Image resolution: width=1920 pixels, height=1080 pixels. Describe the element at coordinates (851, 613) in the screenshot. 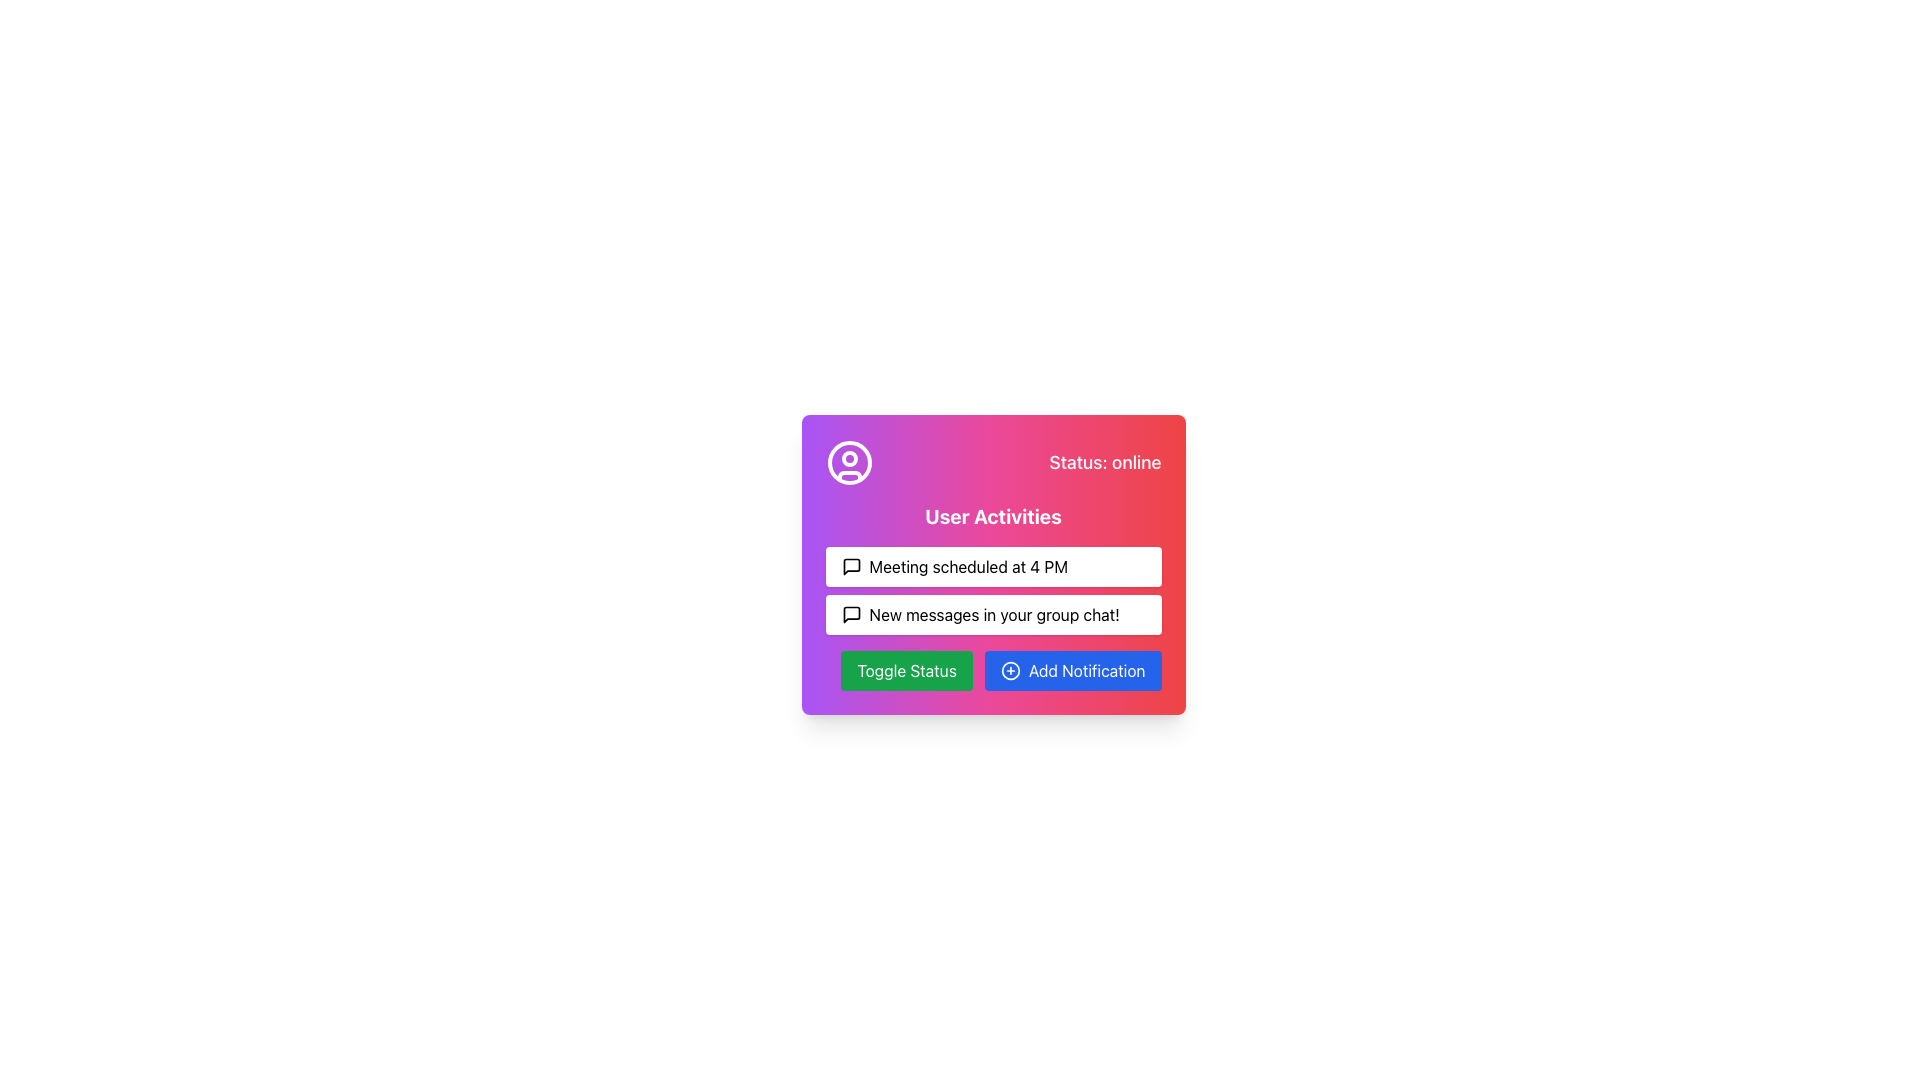

I see `the messaging-related icon located to the left of the text 'New messages in your group chat!' to observe its tooltip if present` at that location.